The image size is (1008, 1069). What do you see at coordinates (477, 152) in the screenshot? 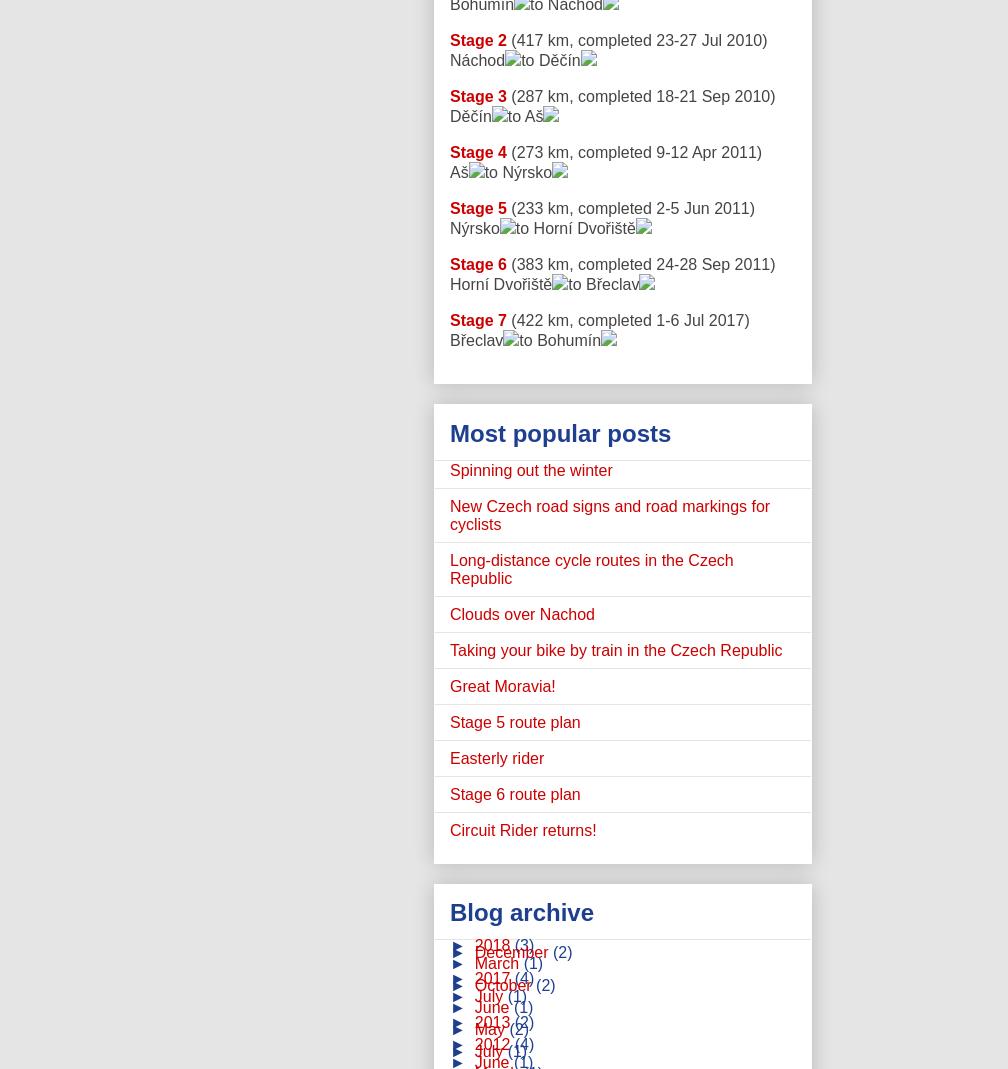
I see `'Stage 4'` at bounding box center [477, 152].